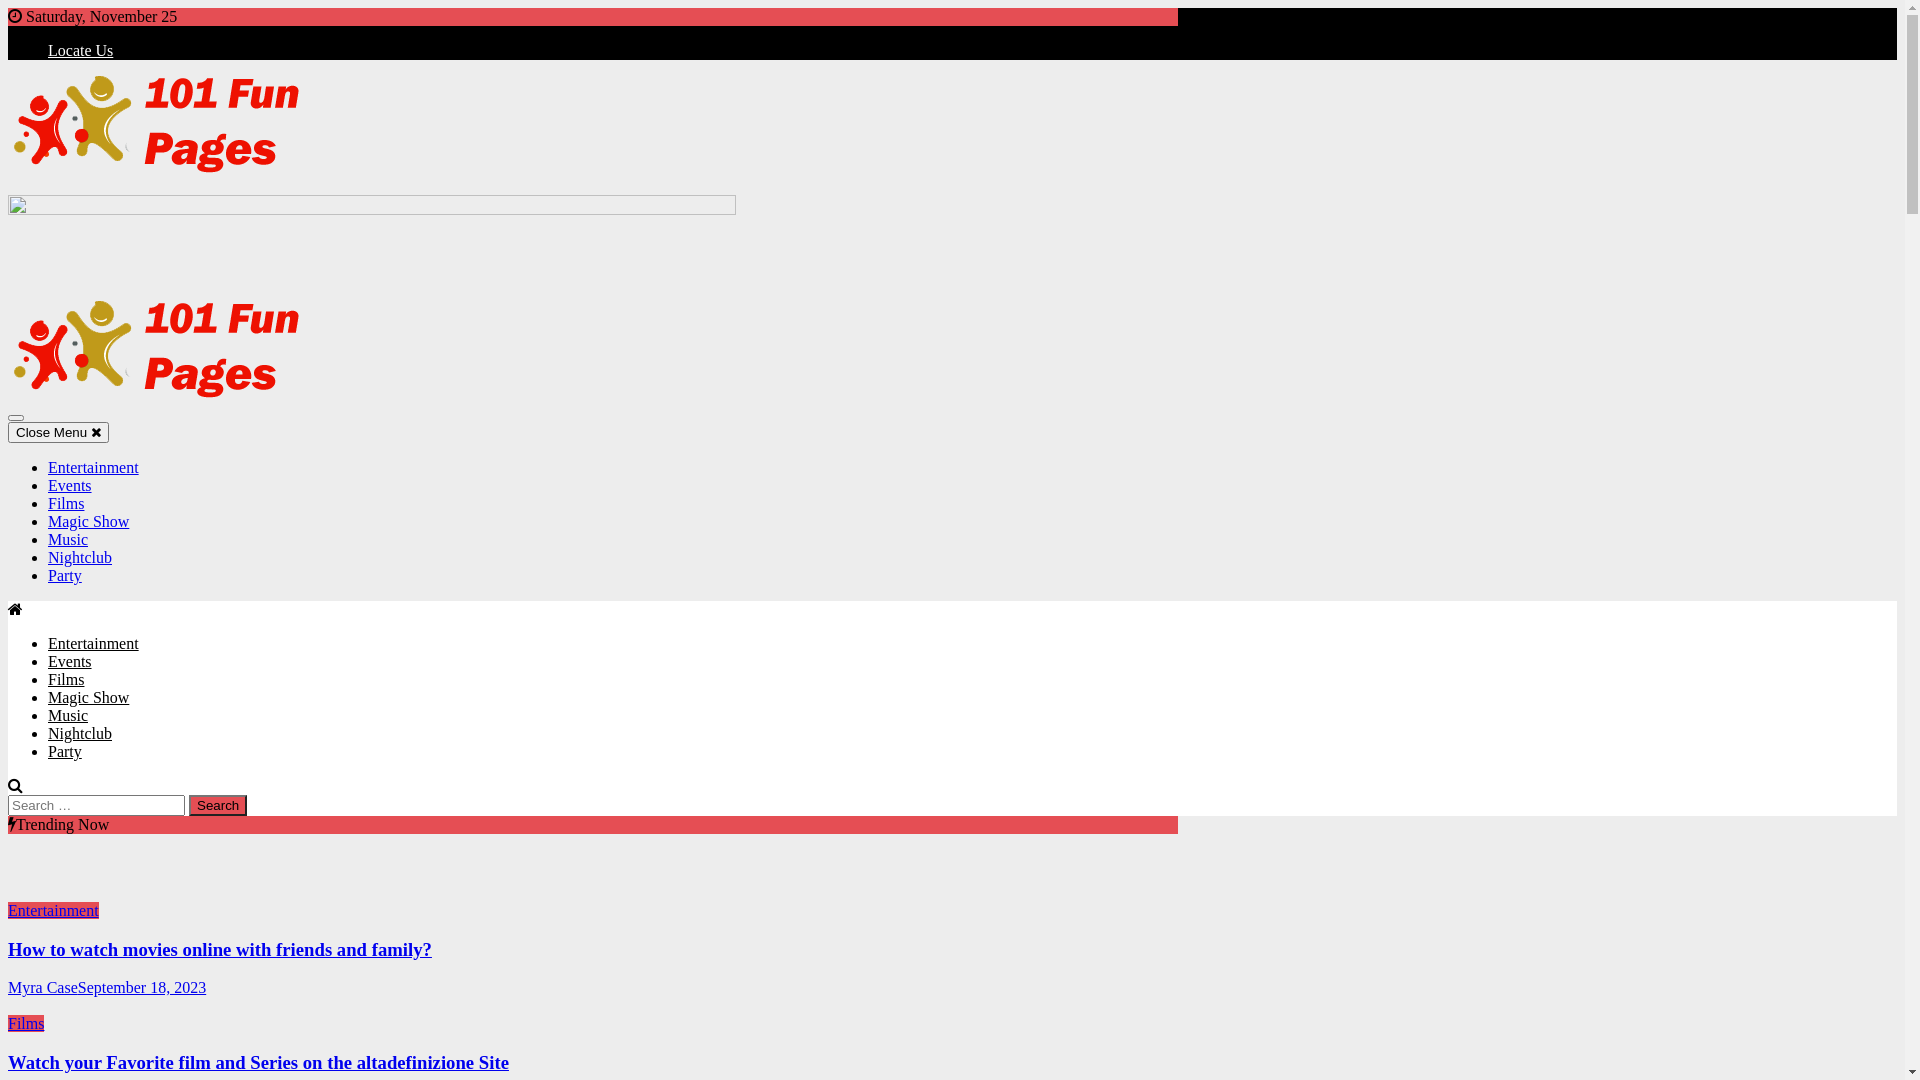  What do you see at coordinates (53, 910) in the screenshot?
I see `'Entertainment'` at bounding box center [53, 910].